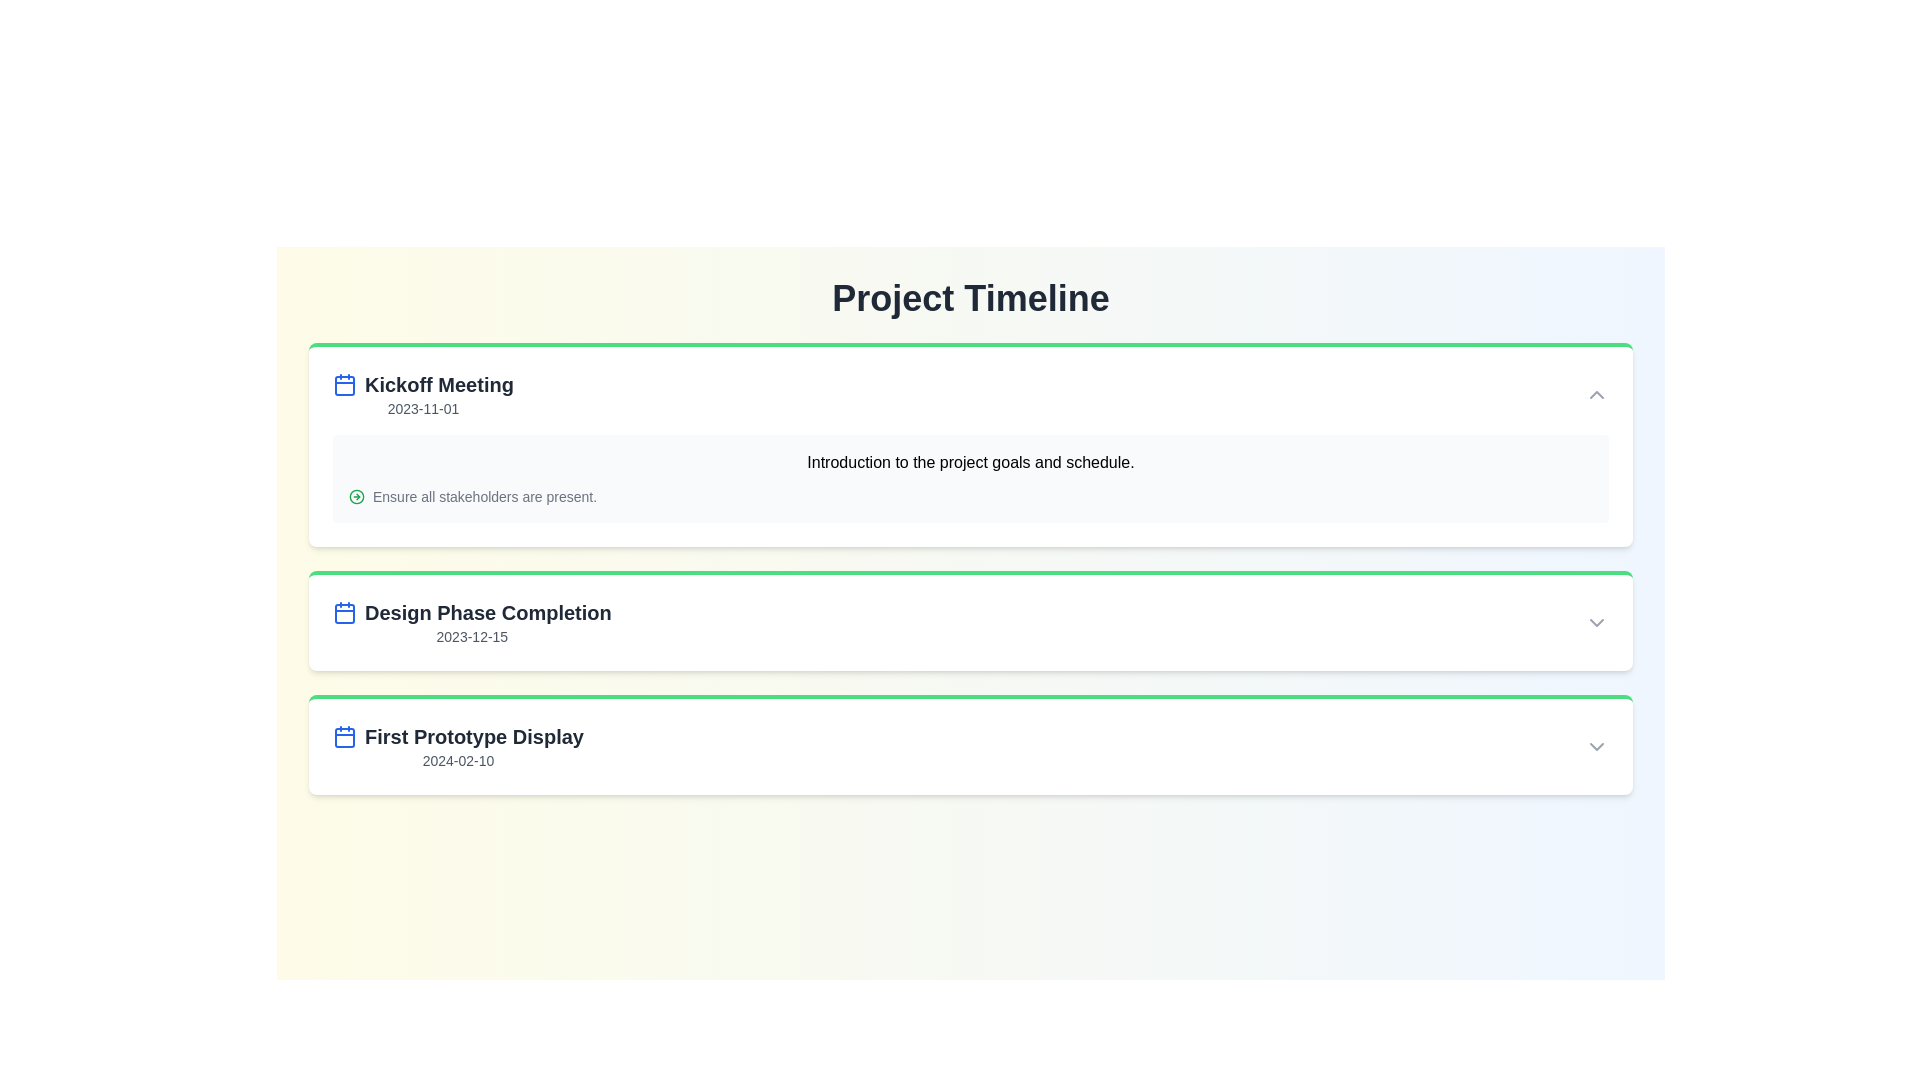 This screenshot has height=1080, width=1920. Describe the element at coordinates (471, 636) in the screenshot. I see `text label displaying the date '2023-12-15' located beneath the title 'Design Phase Completion'` at that location.